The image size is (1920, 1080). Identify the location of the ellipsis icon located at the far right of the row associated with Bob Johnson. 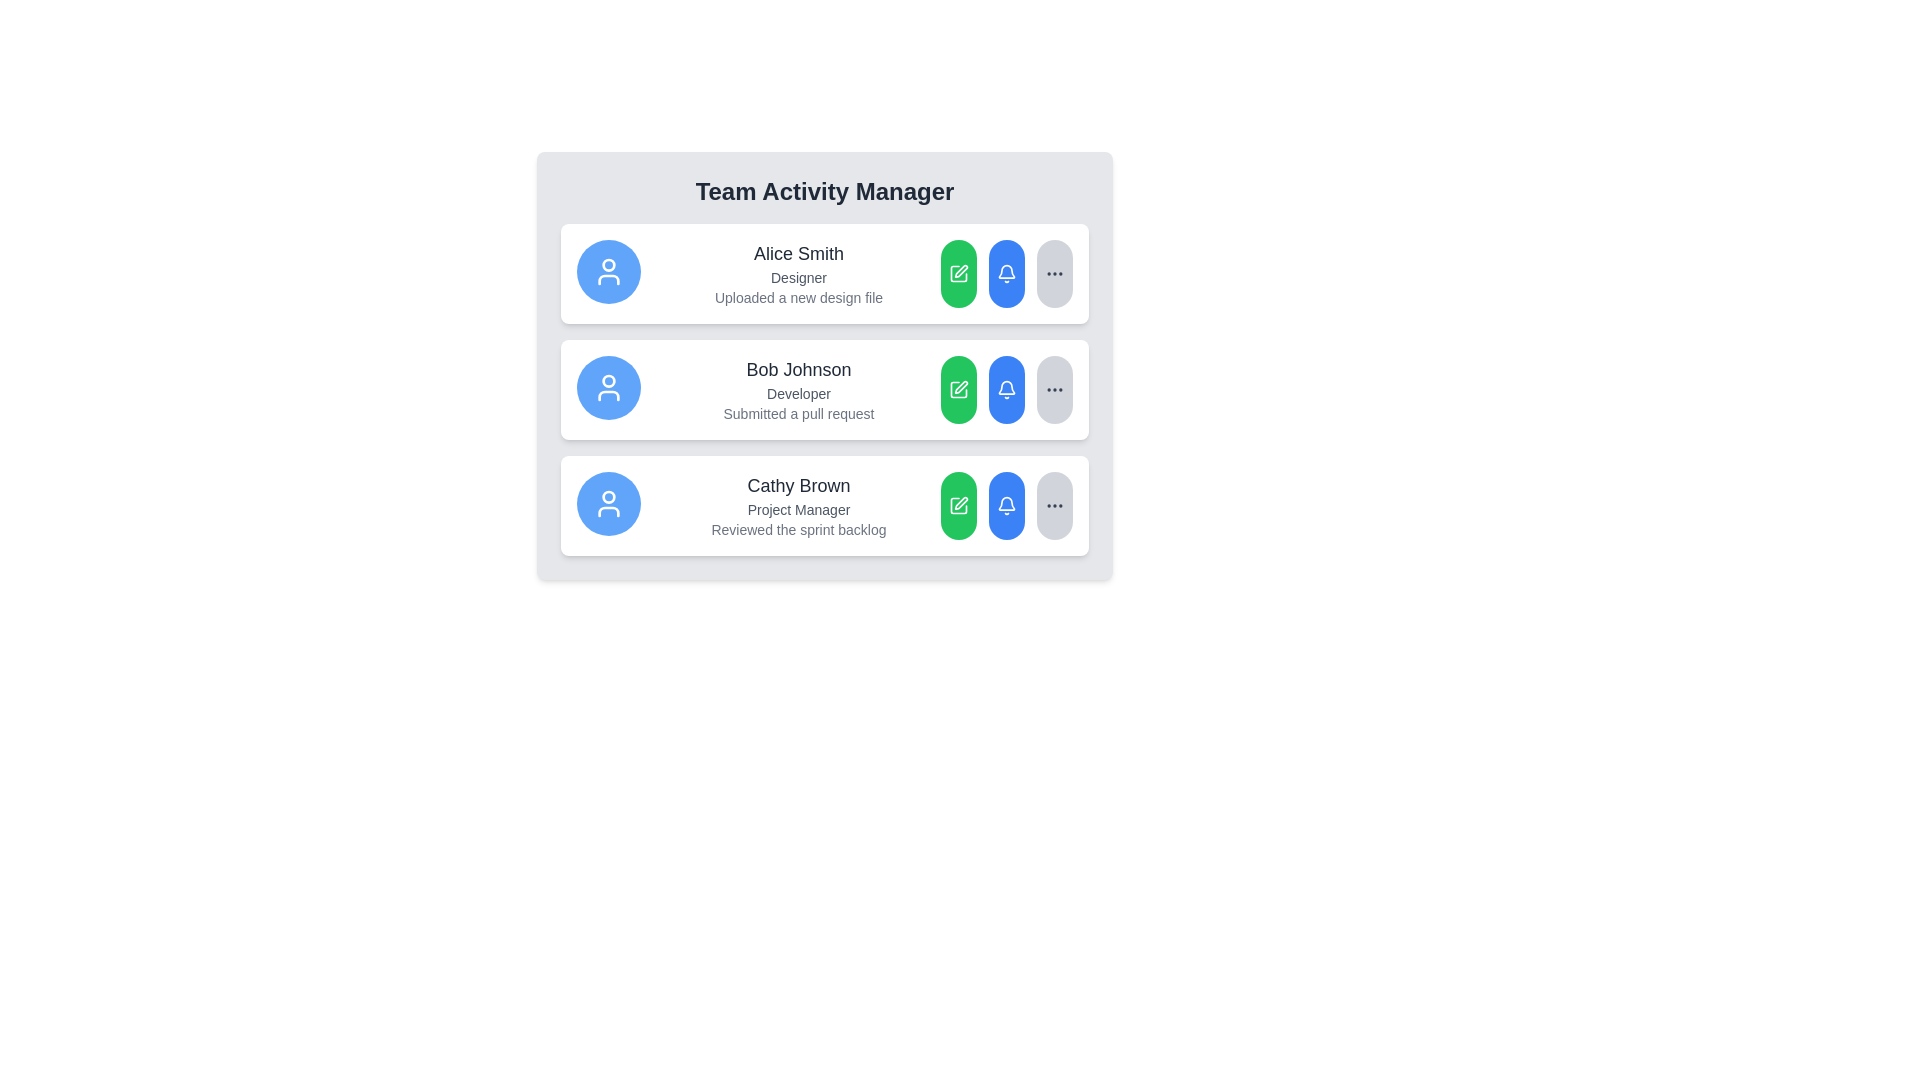
(1054, 389).